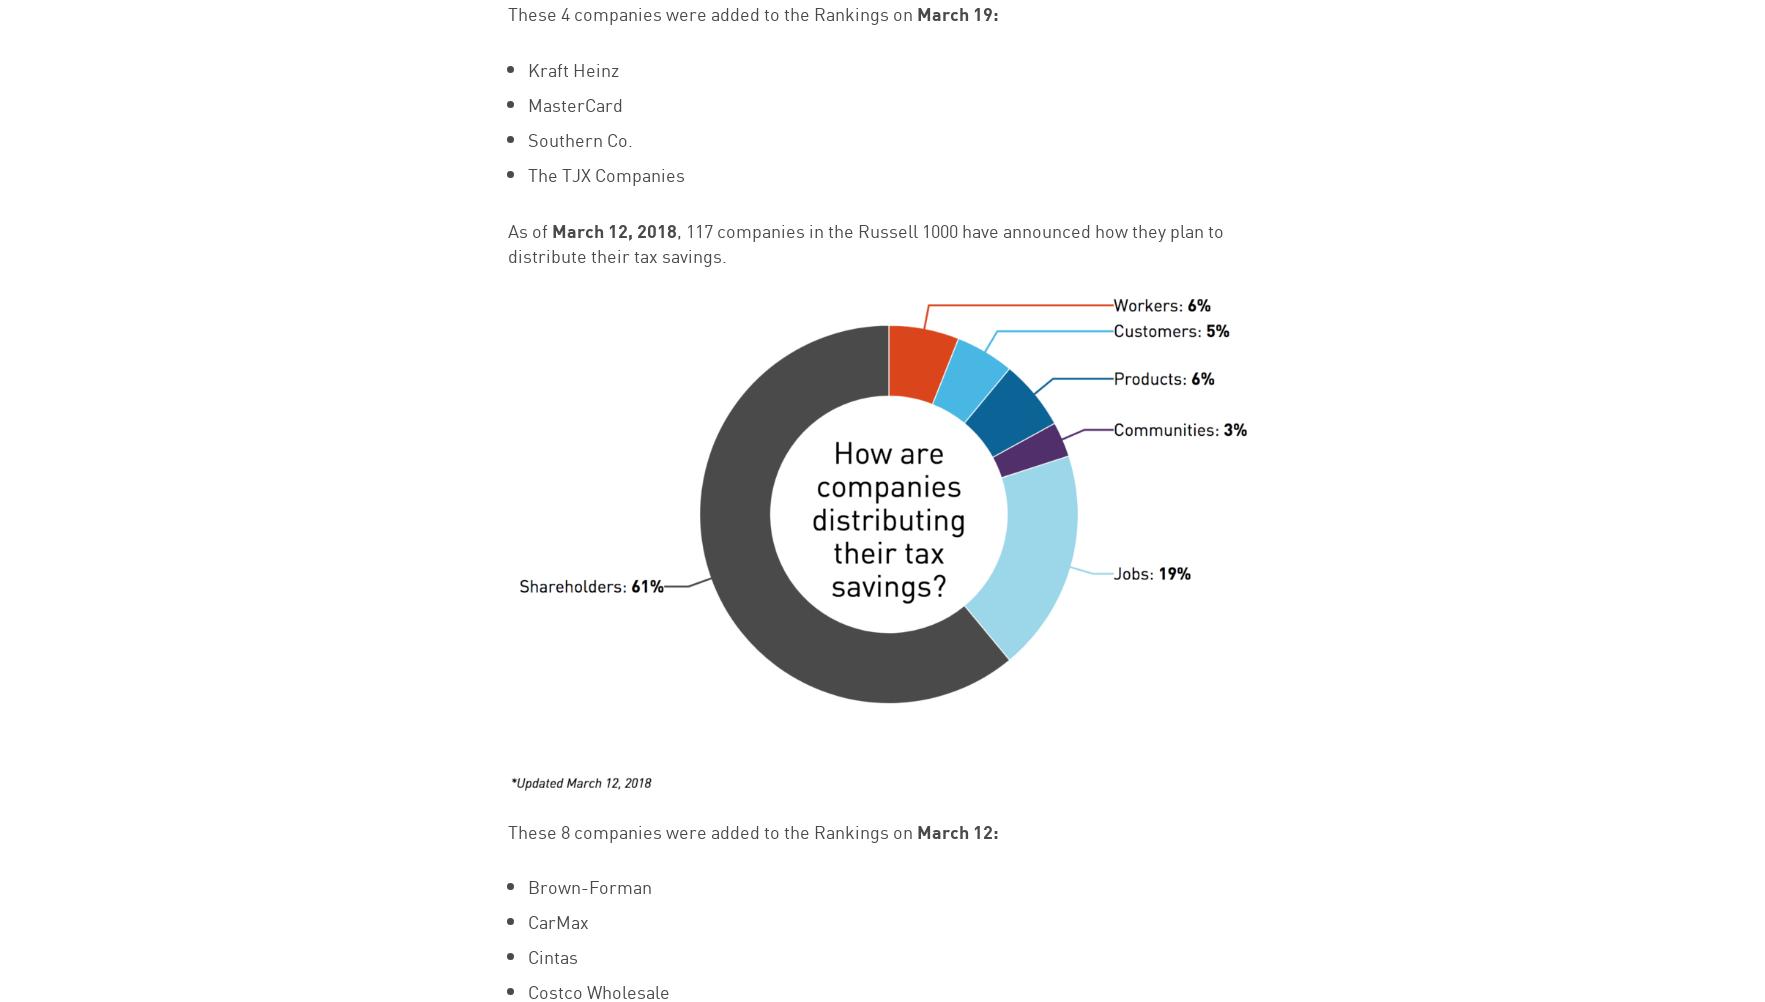  What do you see at coordinates (578, 136) in the screenshot?
I see `'Southern Co.'` at bounding box center [578, 136].